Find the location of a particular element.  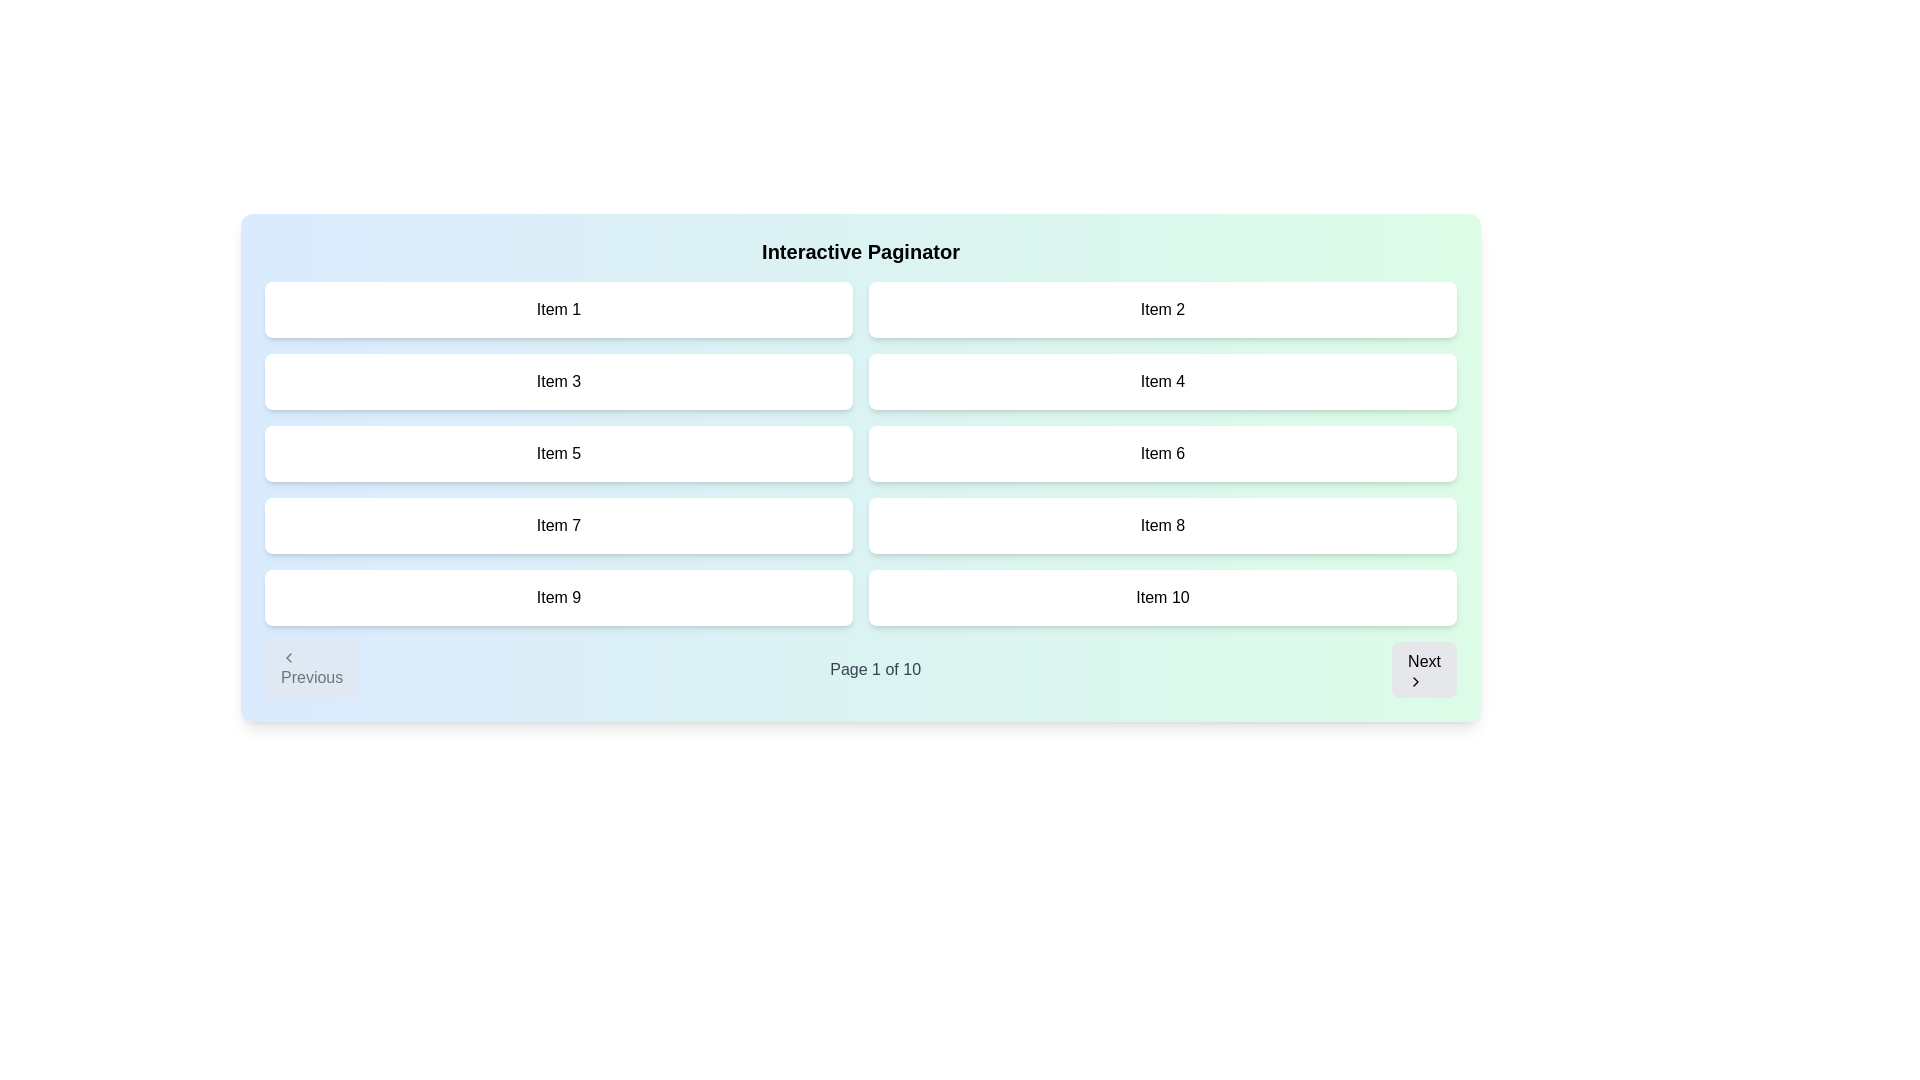

the Text Label element displaying 'Item 3', which is located in the second row, first column of a grid layout is located at coordinates (558, 381).